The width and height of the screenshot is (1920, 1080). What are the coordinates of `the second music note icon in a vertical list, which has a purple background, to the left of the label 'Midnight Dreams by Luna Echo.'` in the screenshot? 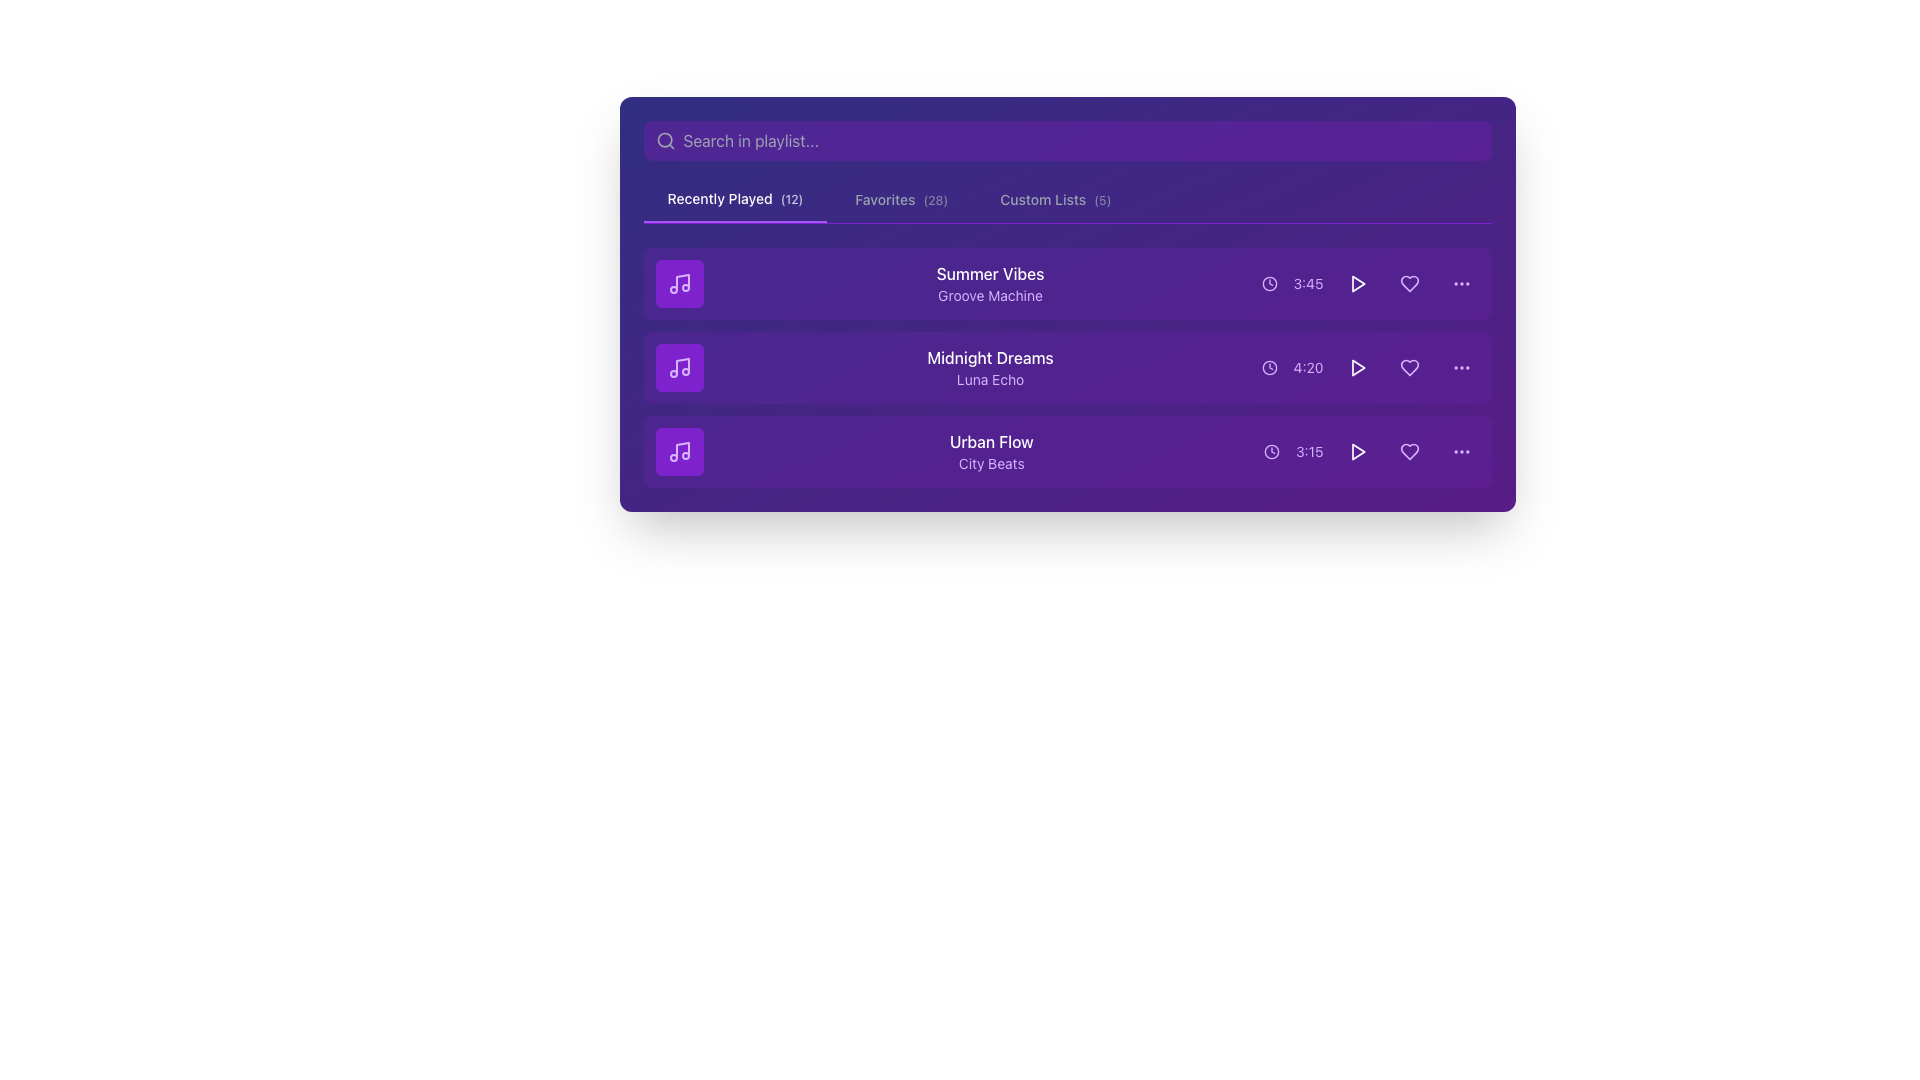 It's located at (679, 367).